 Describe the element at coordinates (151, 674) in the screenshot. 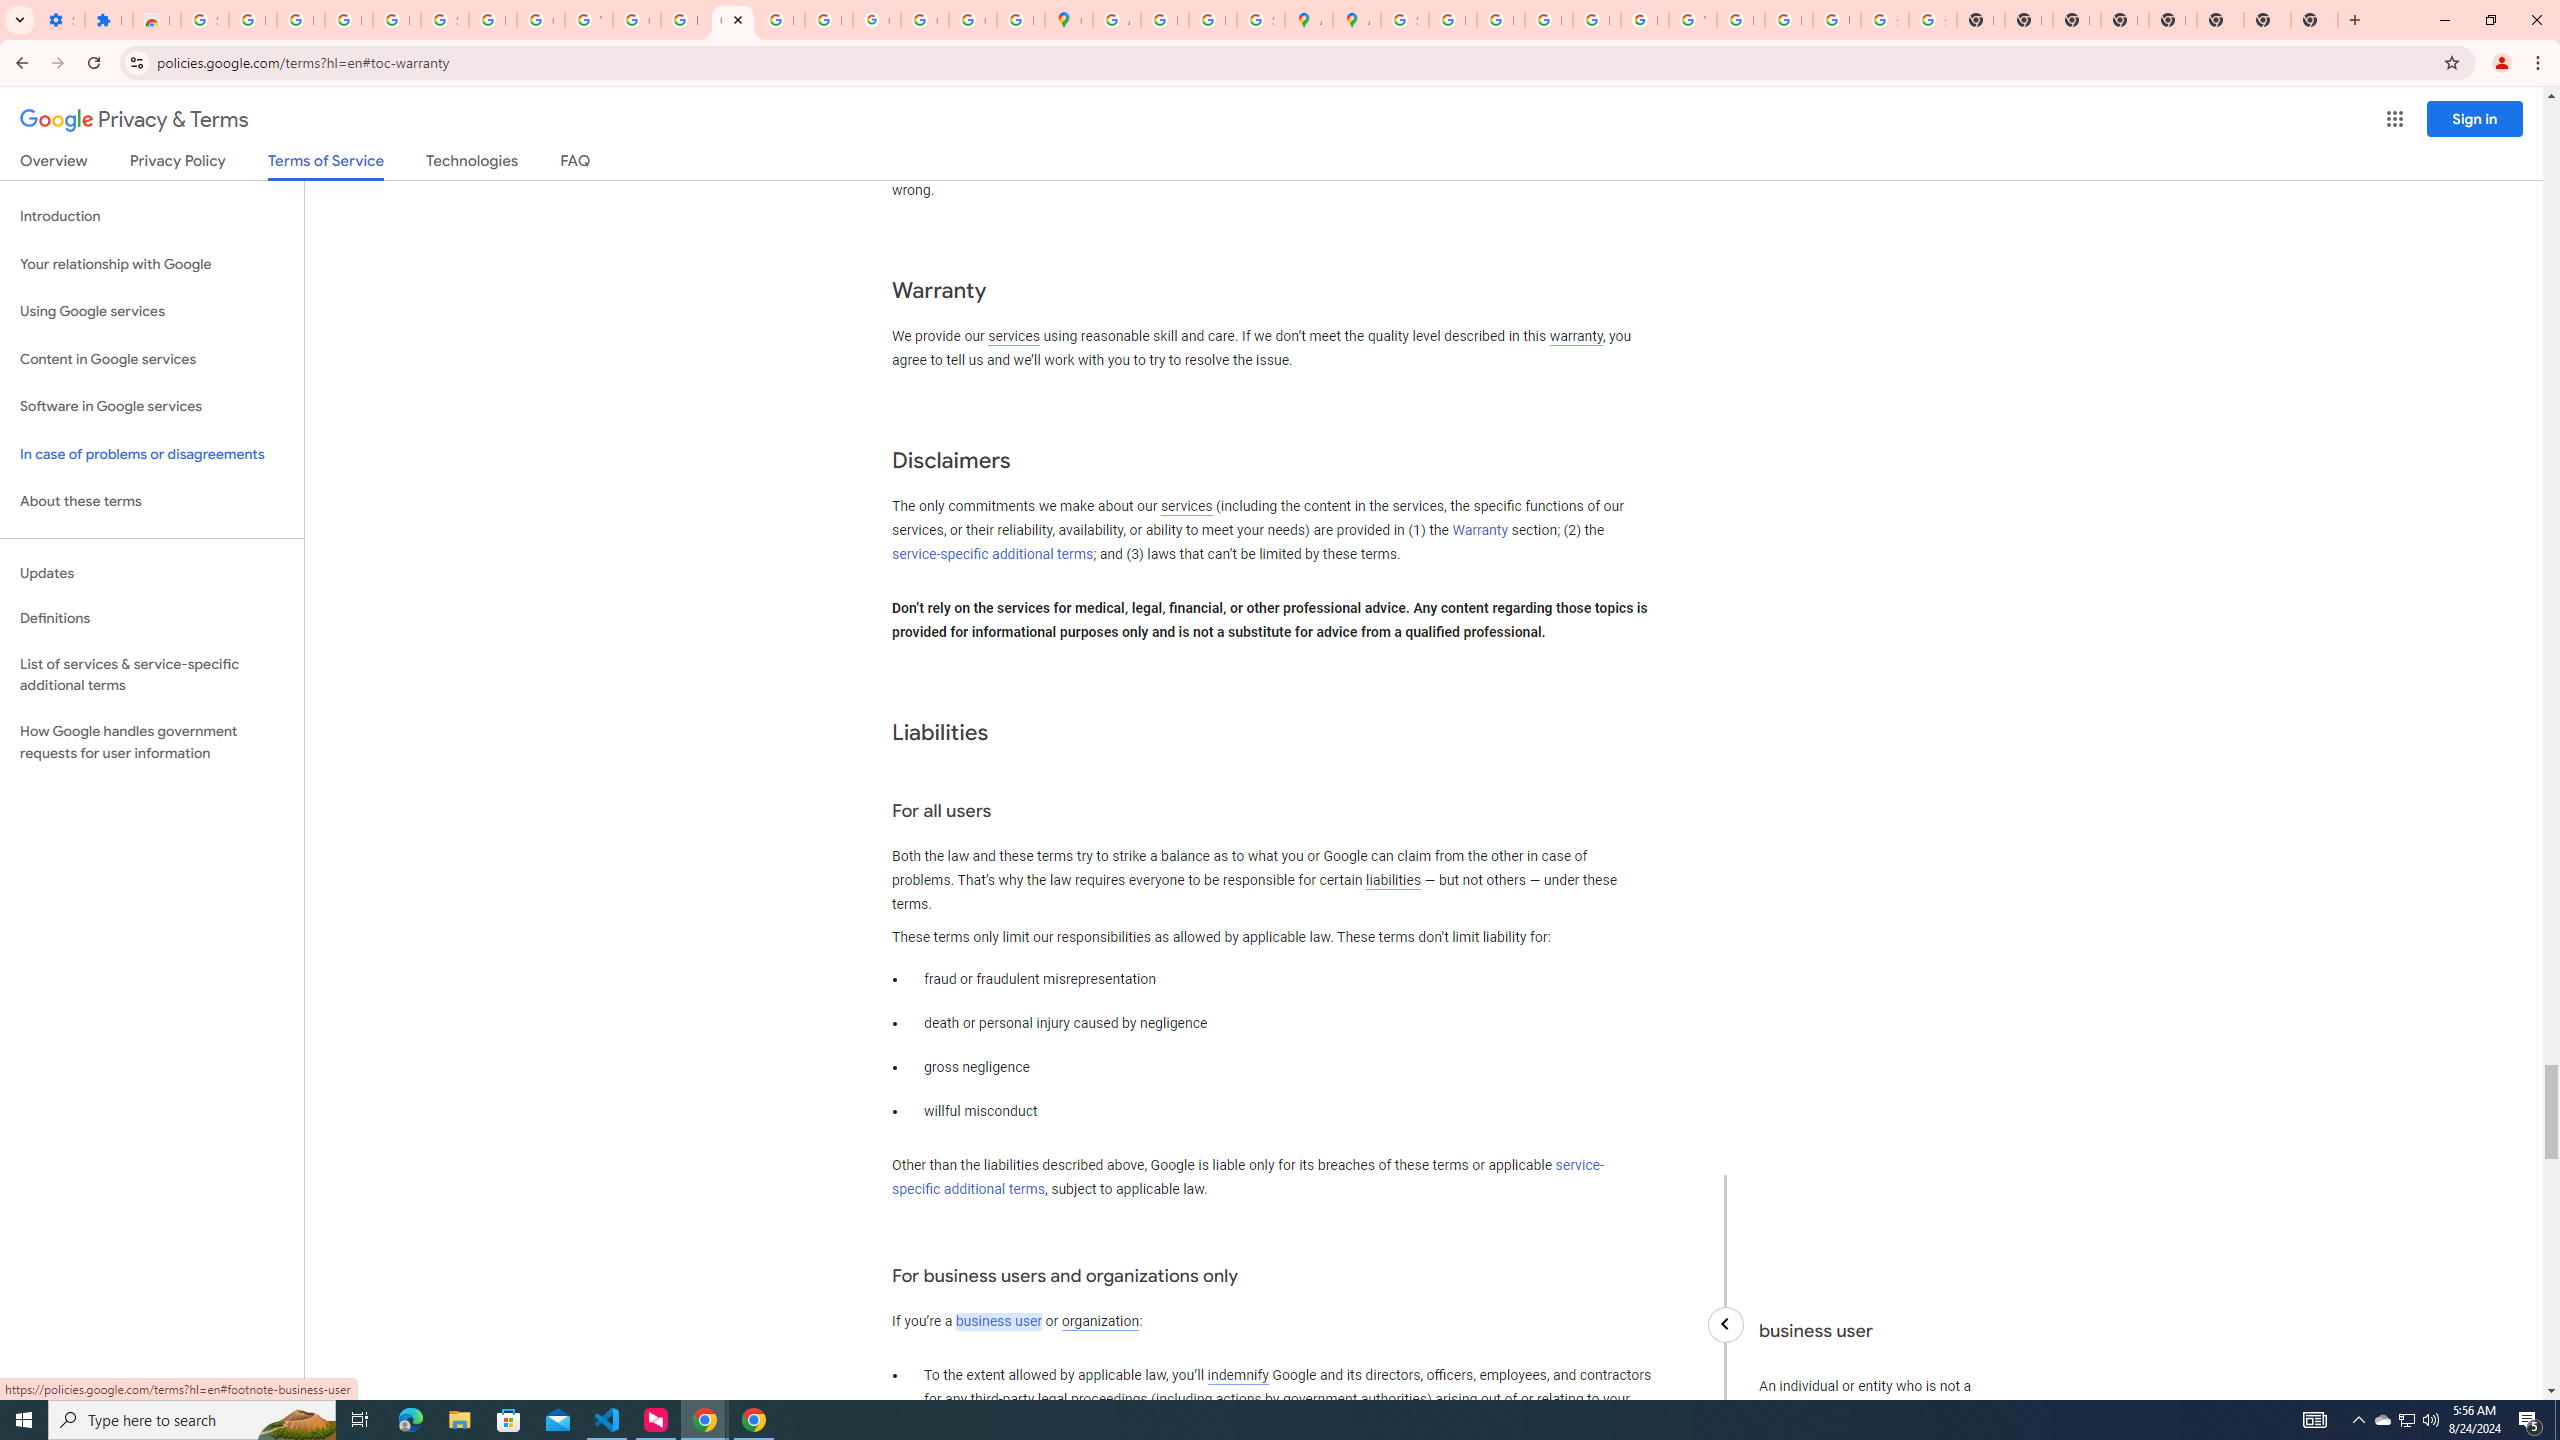

I see `'List of services & service-specific additional terms'` at that location.